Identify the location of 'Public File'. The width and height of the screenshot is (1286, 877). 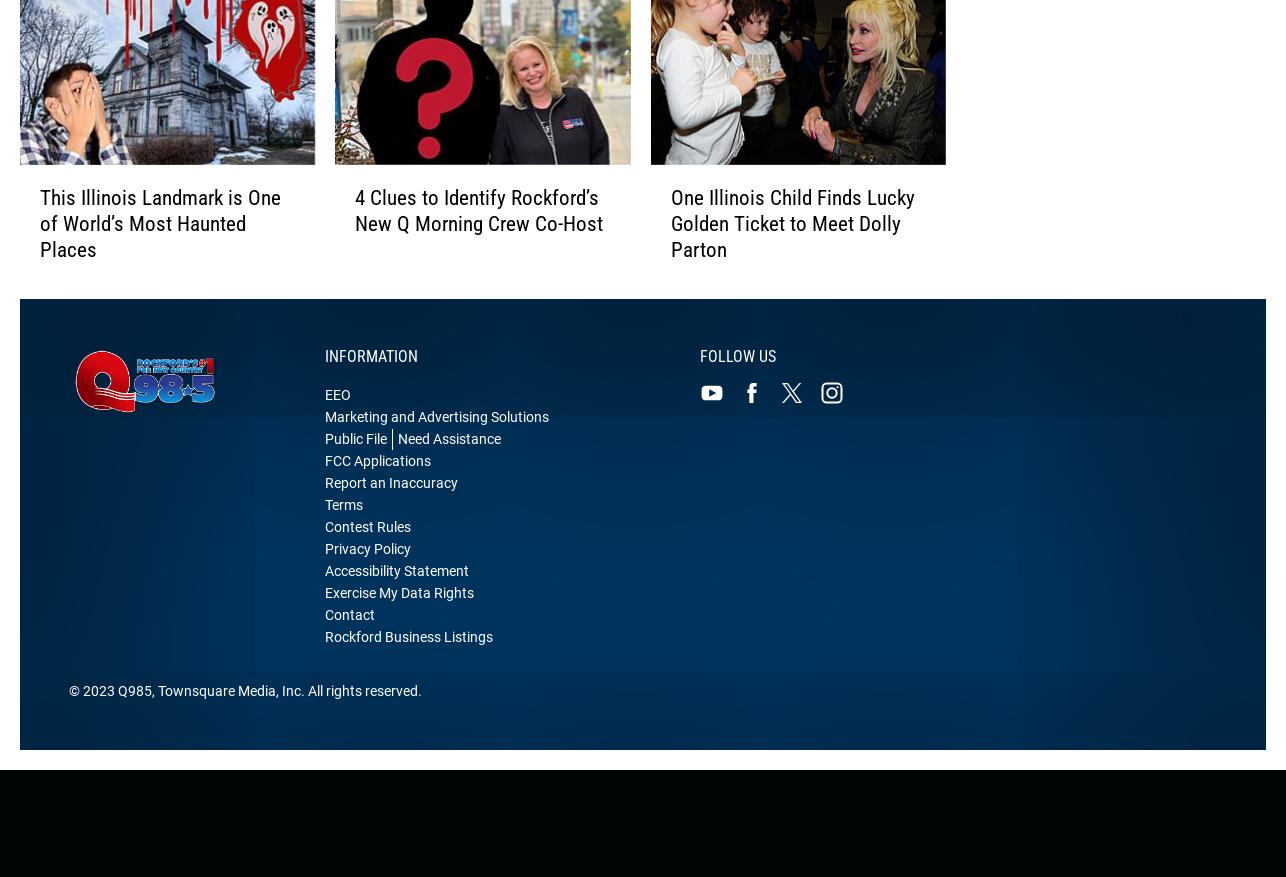
(354, 461).